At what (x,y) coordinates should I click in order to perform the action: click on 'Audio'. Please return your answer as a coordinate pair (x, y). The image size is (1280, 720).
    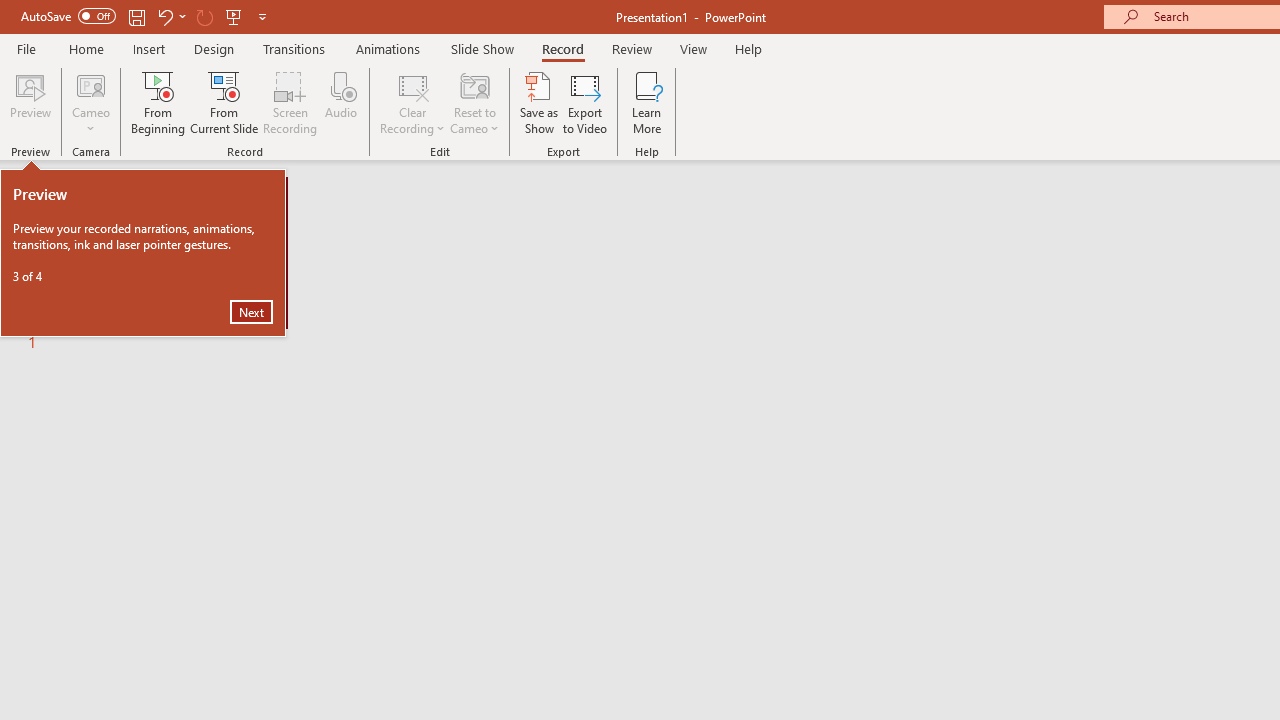
    Looking at the image, I should click on (341, 103).